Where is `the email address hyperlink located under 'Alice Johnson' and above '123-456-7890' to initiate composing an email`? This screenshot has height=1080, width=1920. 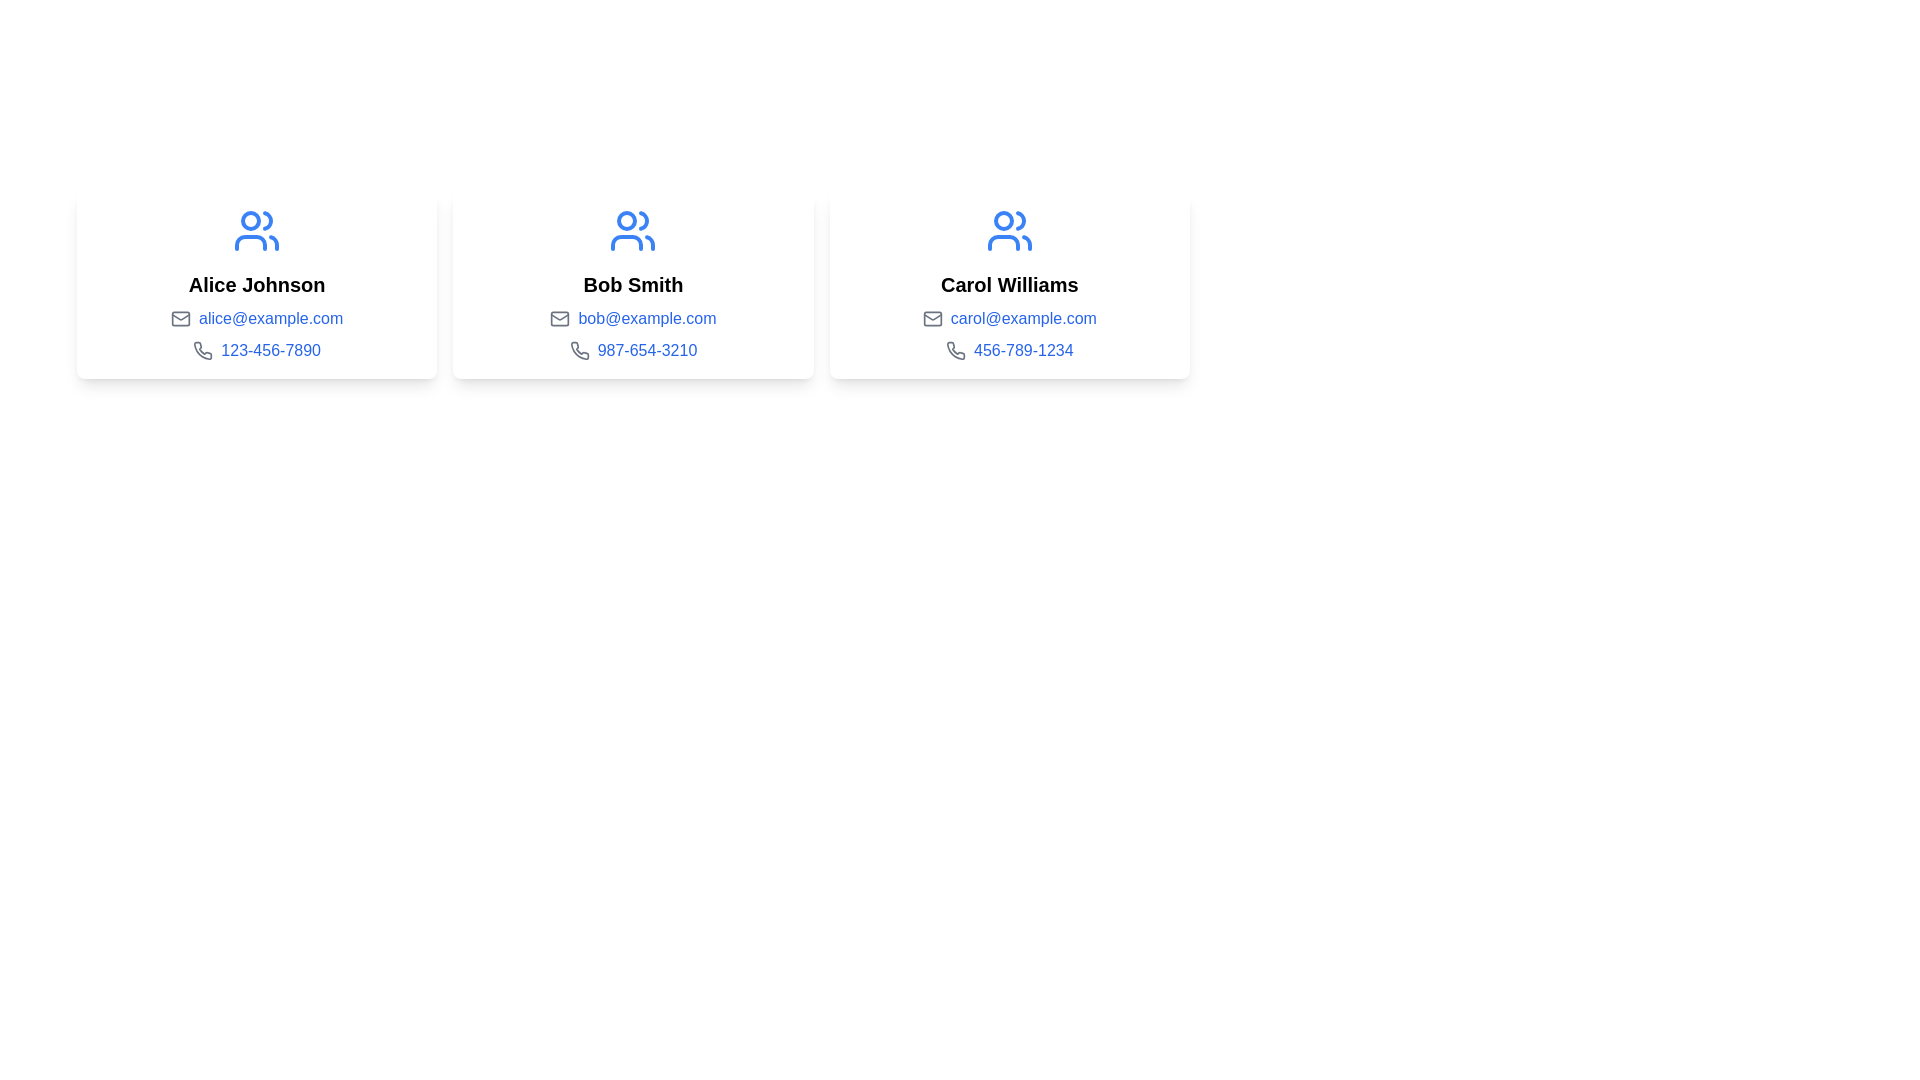
the email address hyperlink located under 'Alice Johnson' and above '123-456-7890' to initiate composing an email is located at coordinates (256, 318).